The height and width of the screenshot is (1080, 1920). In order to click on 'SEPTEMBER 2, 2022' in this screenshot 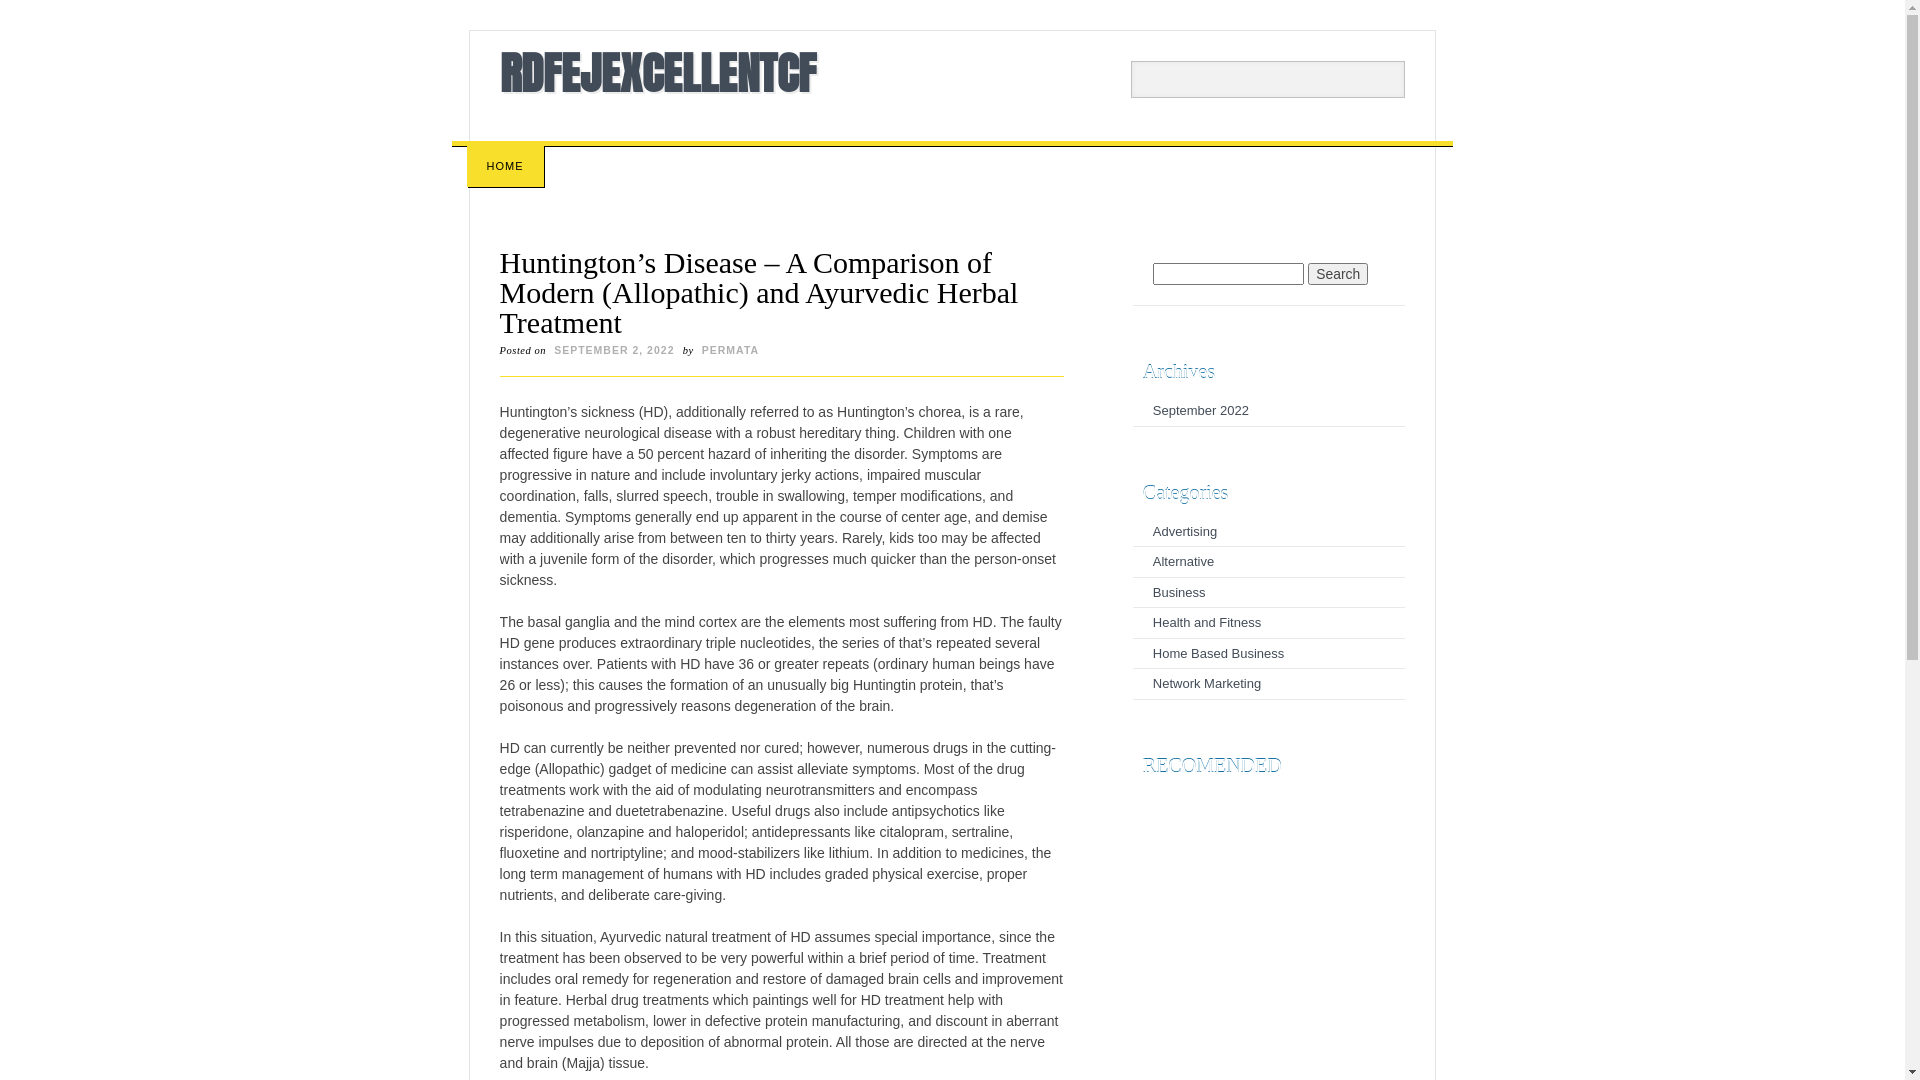, I will do `click(548, 349)`.